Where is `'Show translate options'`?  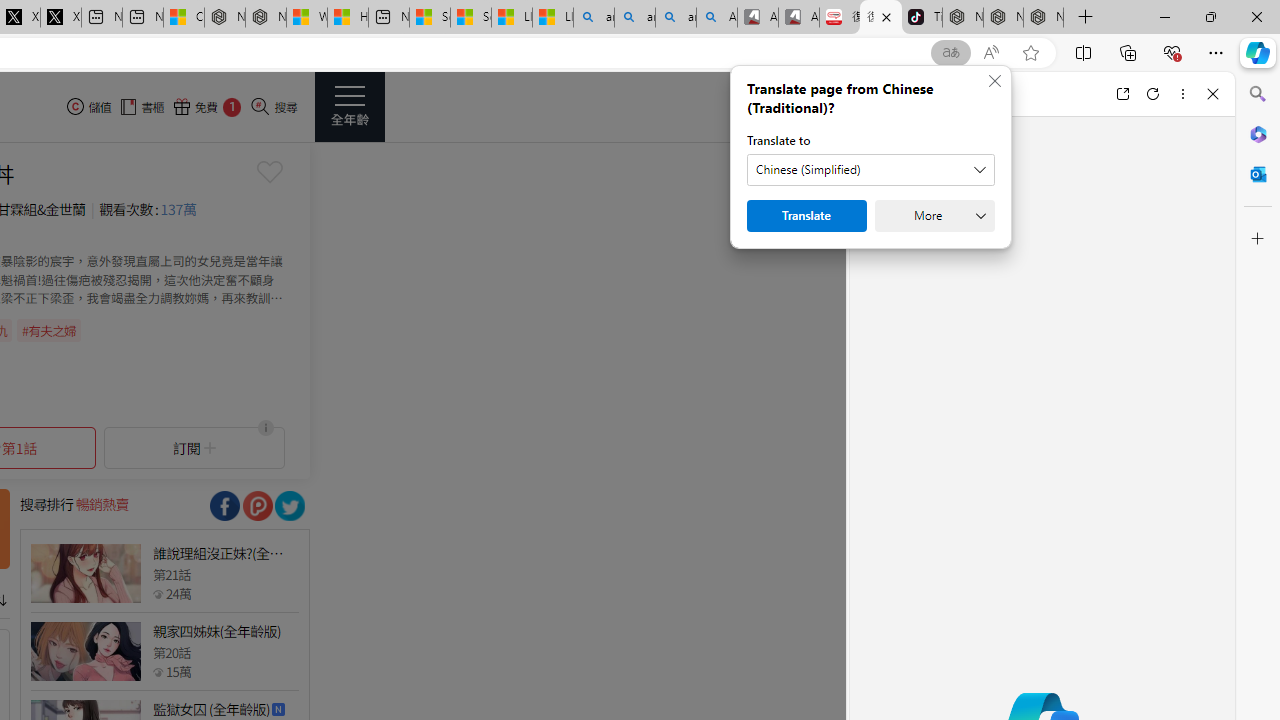 'Show translate options' is located at coordinates (950, 52).